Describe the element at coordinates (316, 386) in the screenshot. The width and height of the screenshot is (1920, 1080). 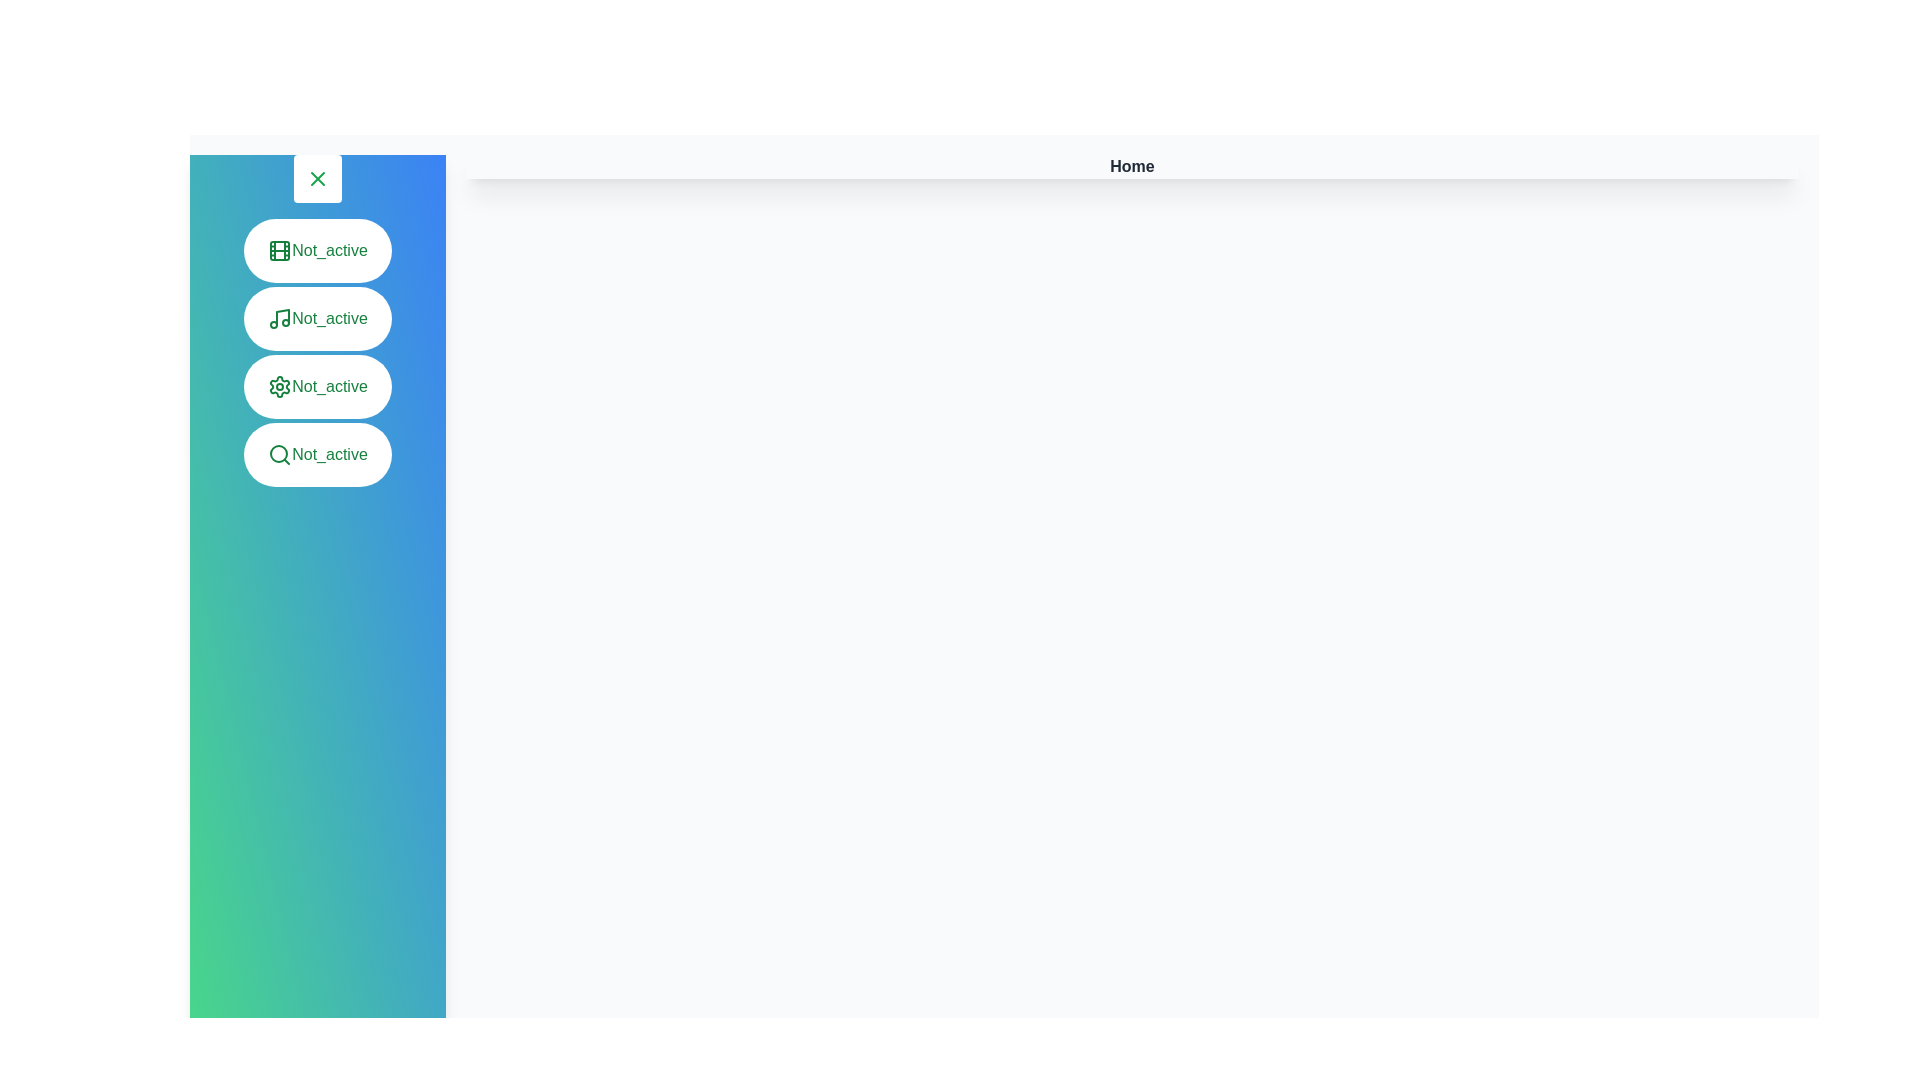
I see `the menu item Settings to observe its hover effect` at that location.